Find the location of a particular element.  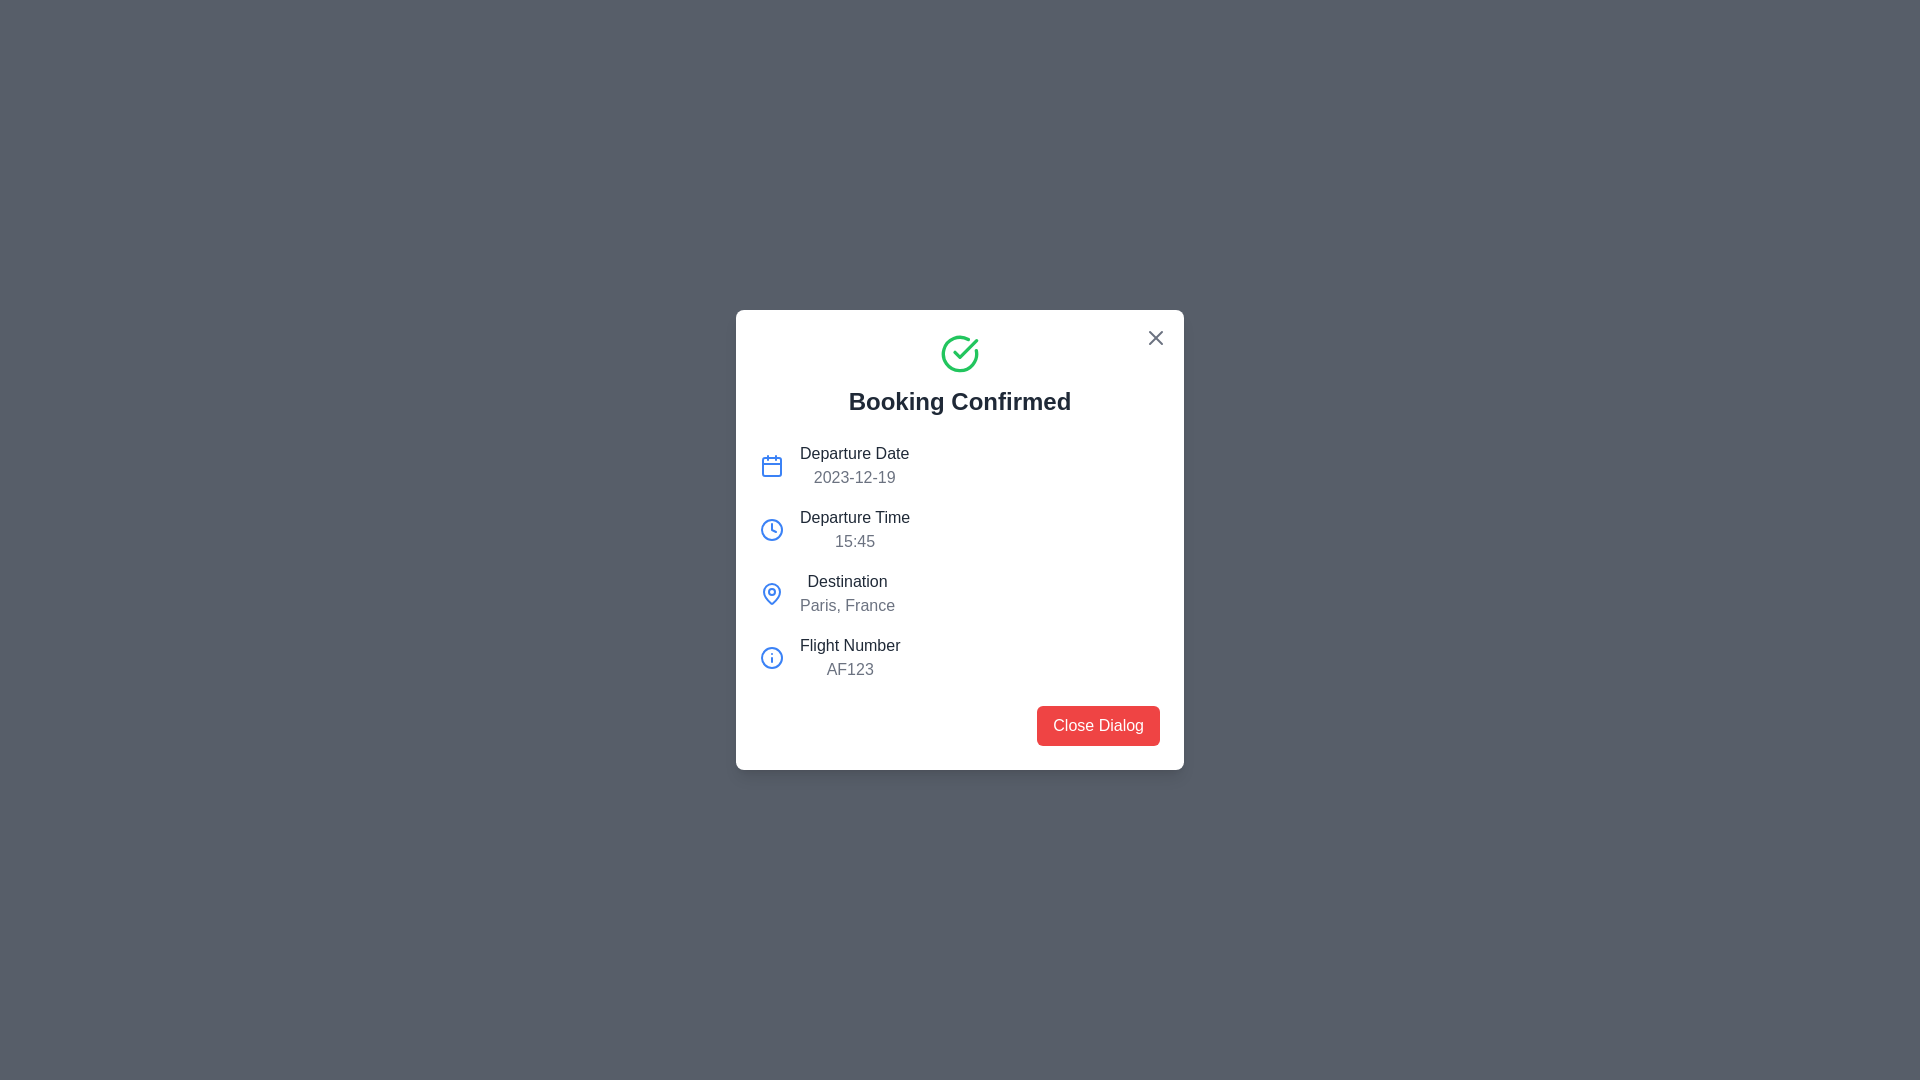

the Text Label that serves as a title for the flight number information, located below the 'Destination' section and above the 'AF123' flight number detail in a centered modal dialog is located at coordinates (850, 645).